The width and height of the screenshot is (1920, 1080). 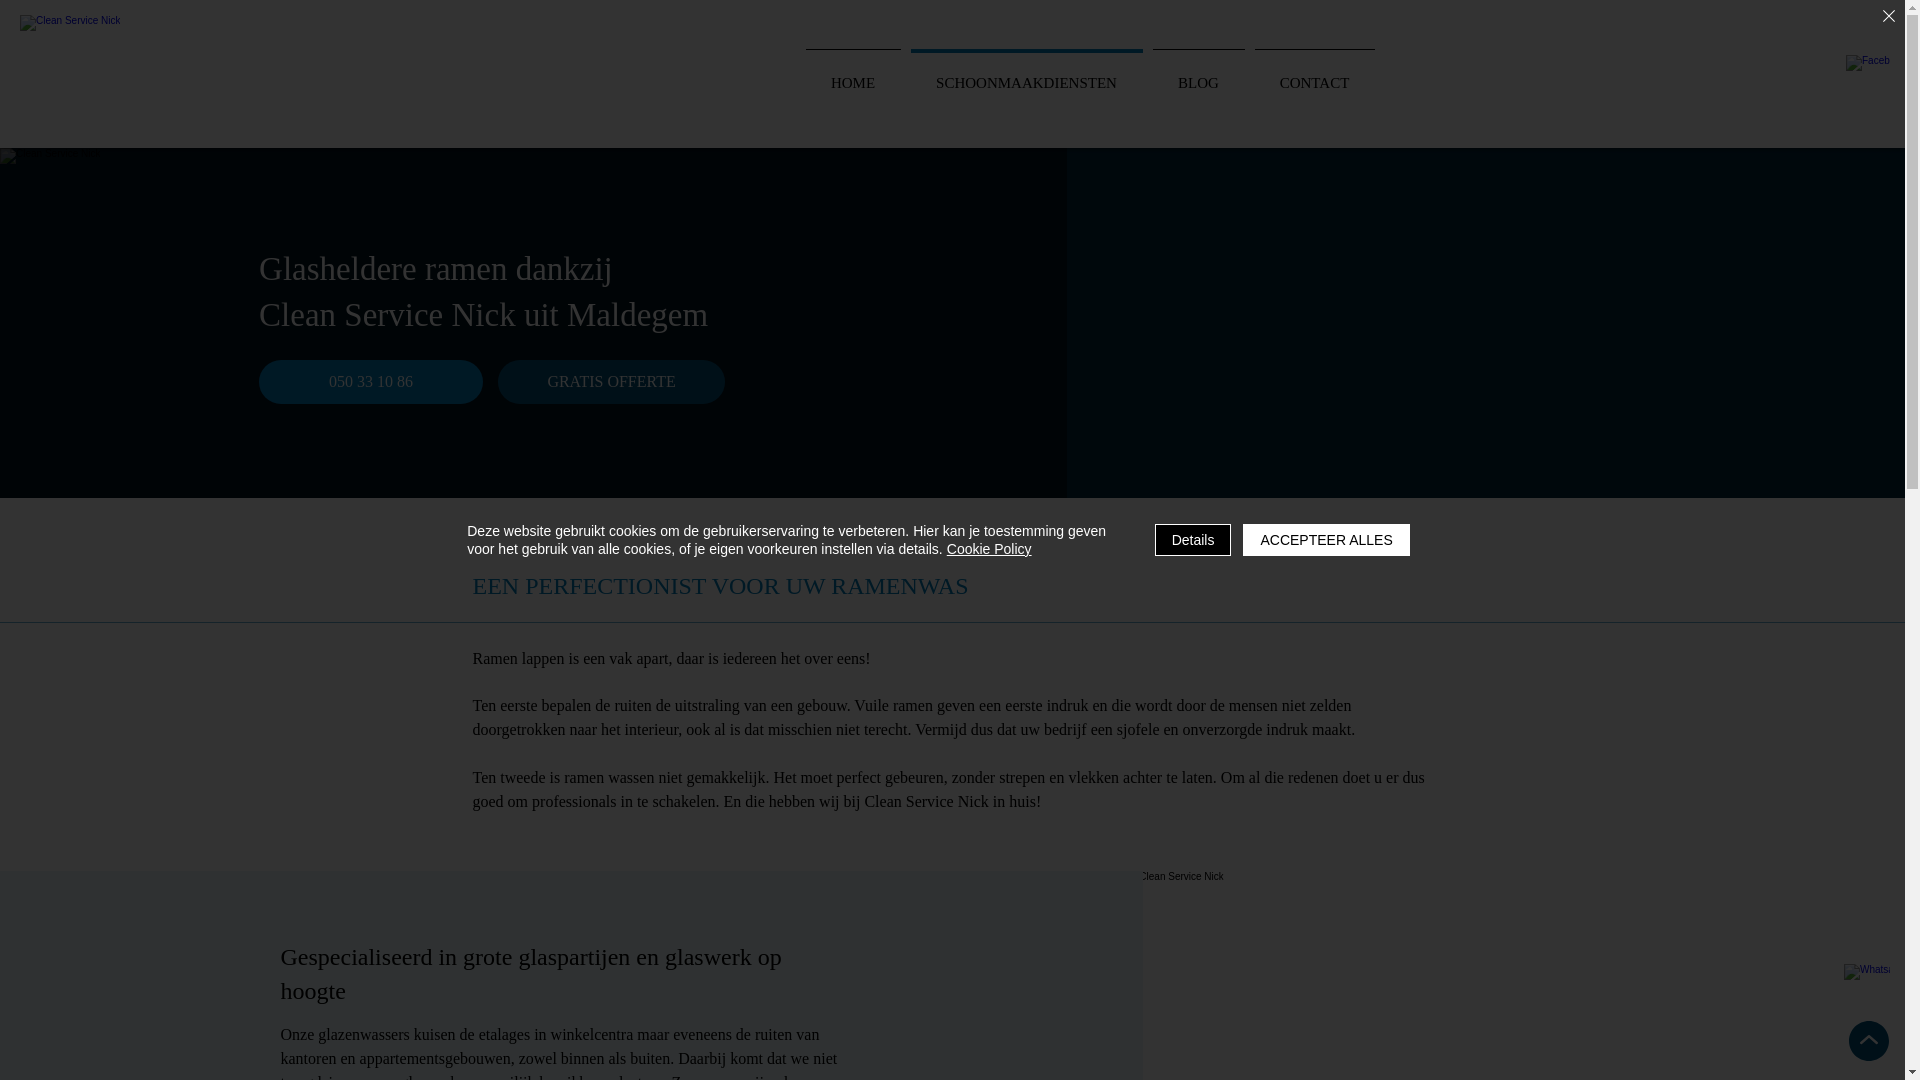 What do you see at coordinates (1315, 72) in the screenshot?
I see `'CONTACT'` at bounding box center [1315, 72].